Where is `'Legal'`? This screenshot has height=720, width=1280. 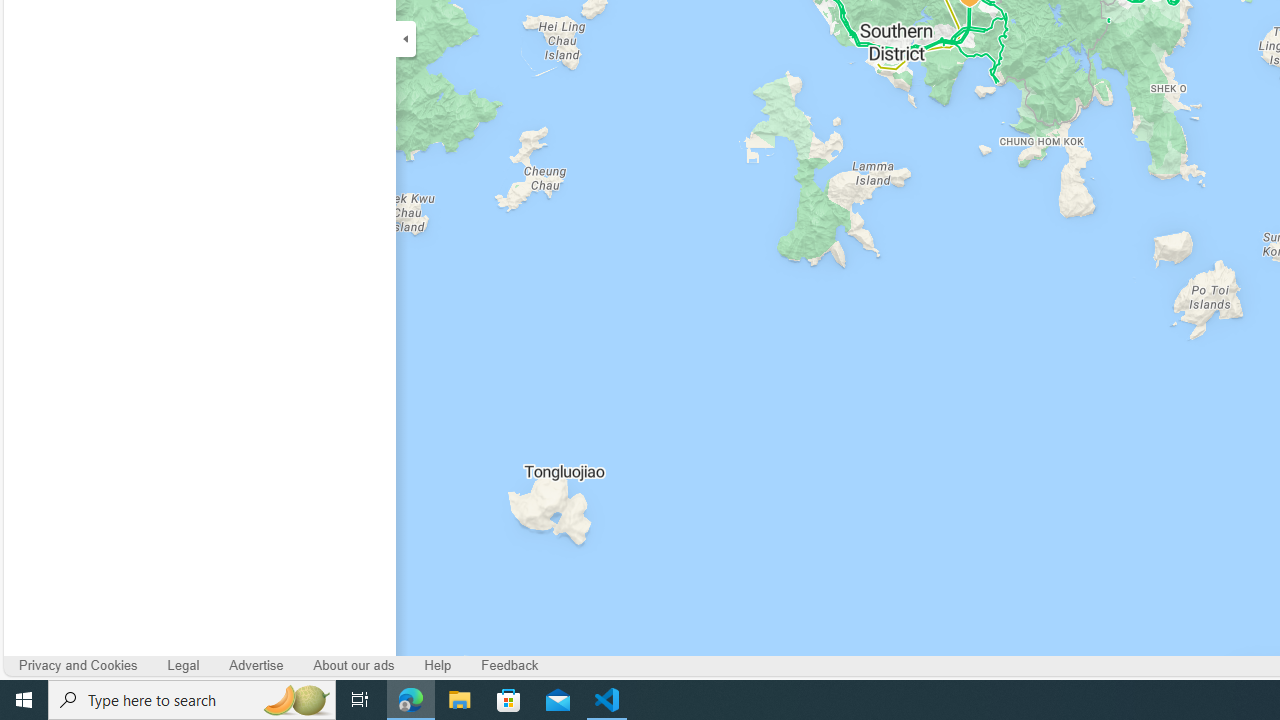
'Legal' is located at coordinates (183, 665).